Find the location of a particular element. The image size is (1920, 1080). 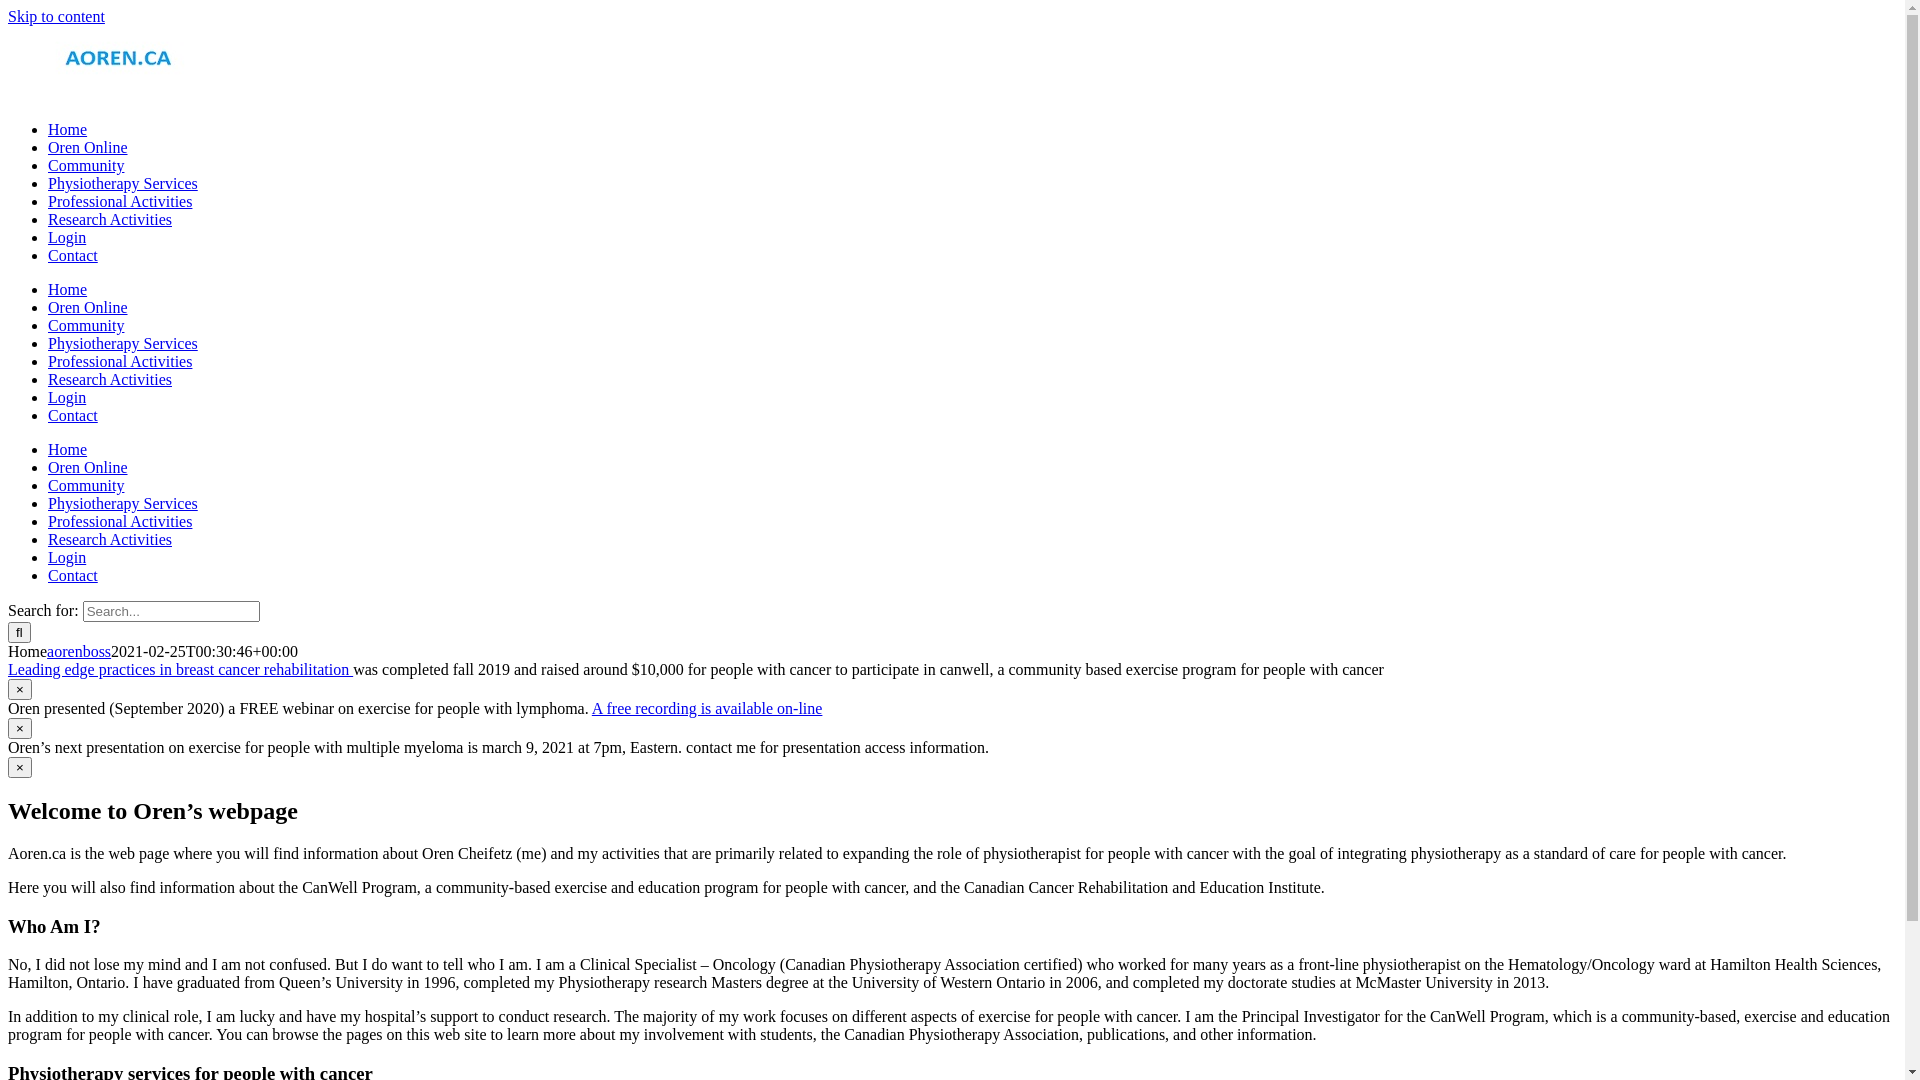

'Skip to content' is located at coordinates (56, 16).